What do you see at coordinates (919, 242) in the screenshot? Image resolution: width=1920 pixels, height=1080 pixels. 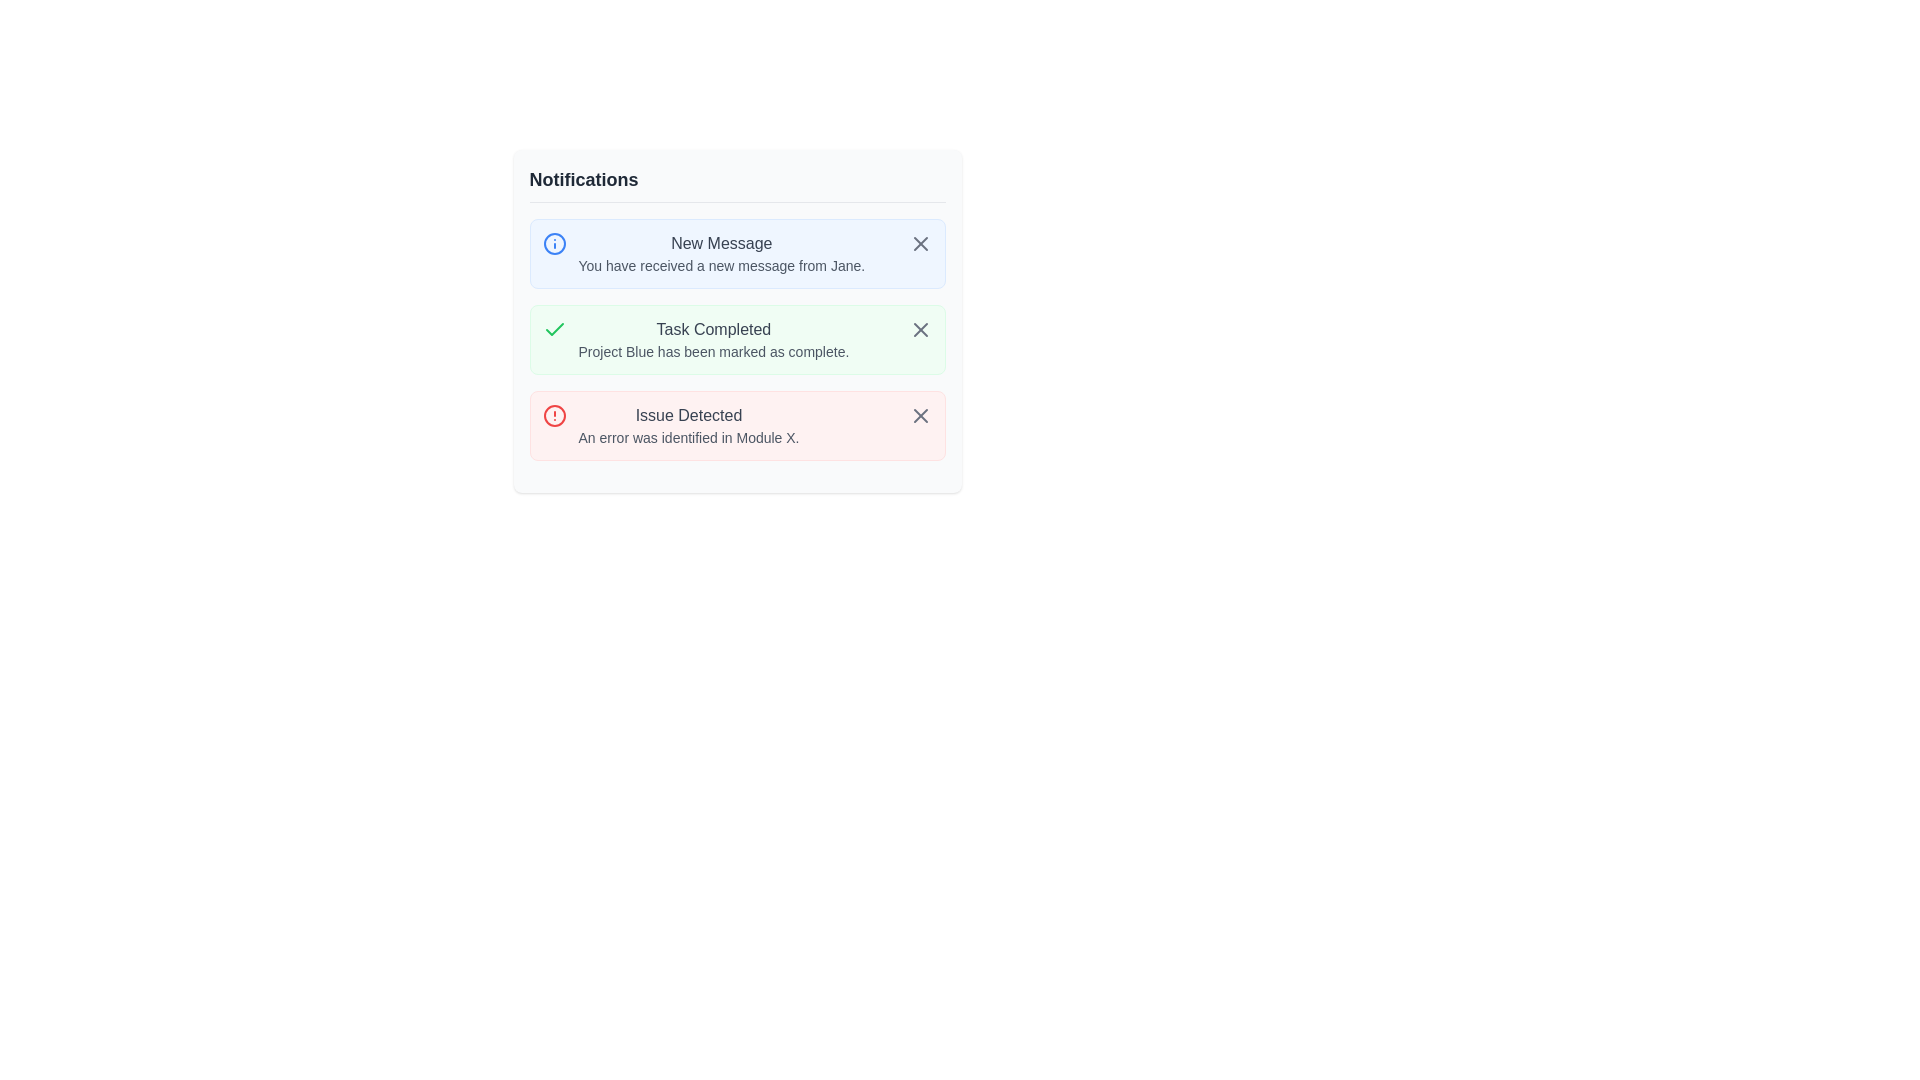 I see `the close icon (styled as an 'X') located in the top-right corner of the 'New Message' notification card` at bounding box center [919, 242].